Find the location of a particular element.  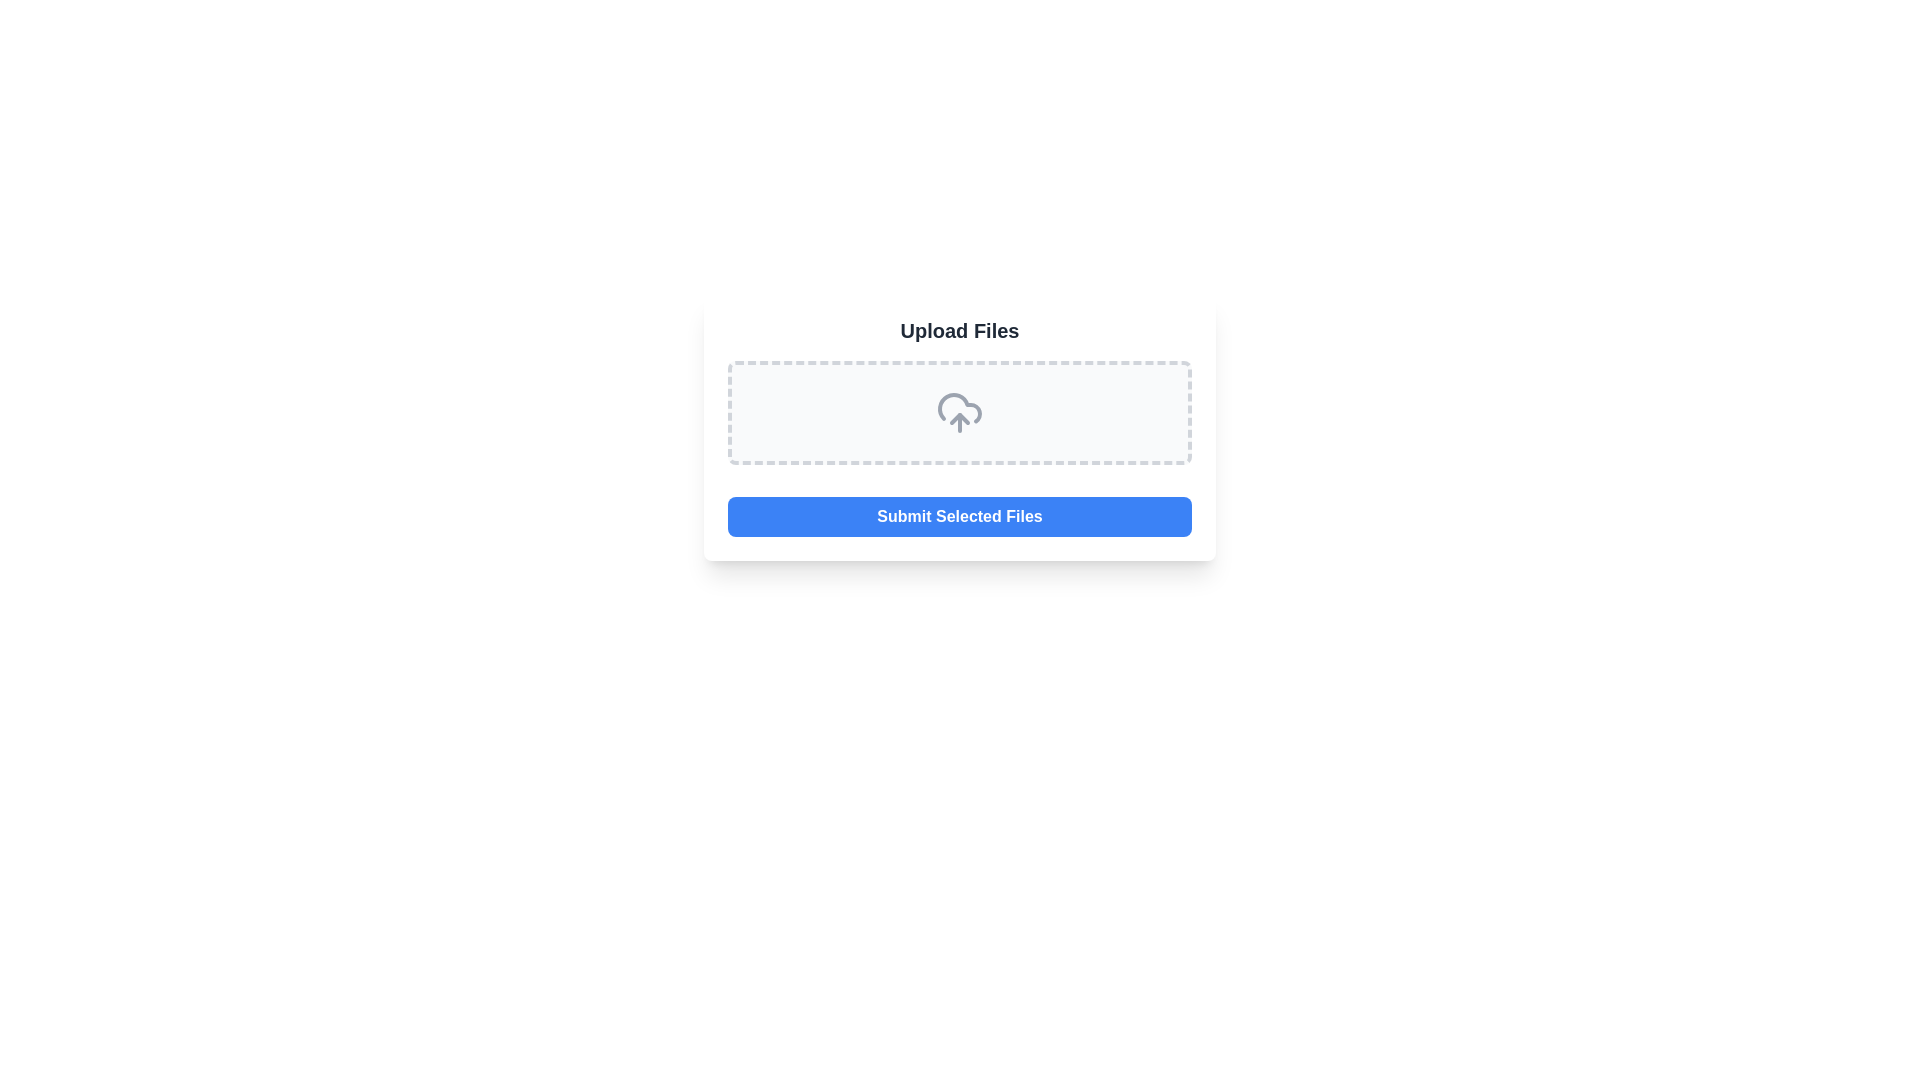

the blue rectangular button with rounded corners that reads 'Submit Selected Files' is located at coordinates (960, 515).